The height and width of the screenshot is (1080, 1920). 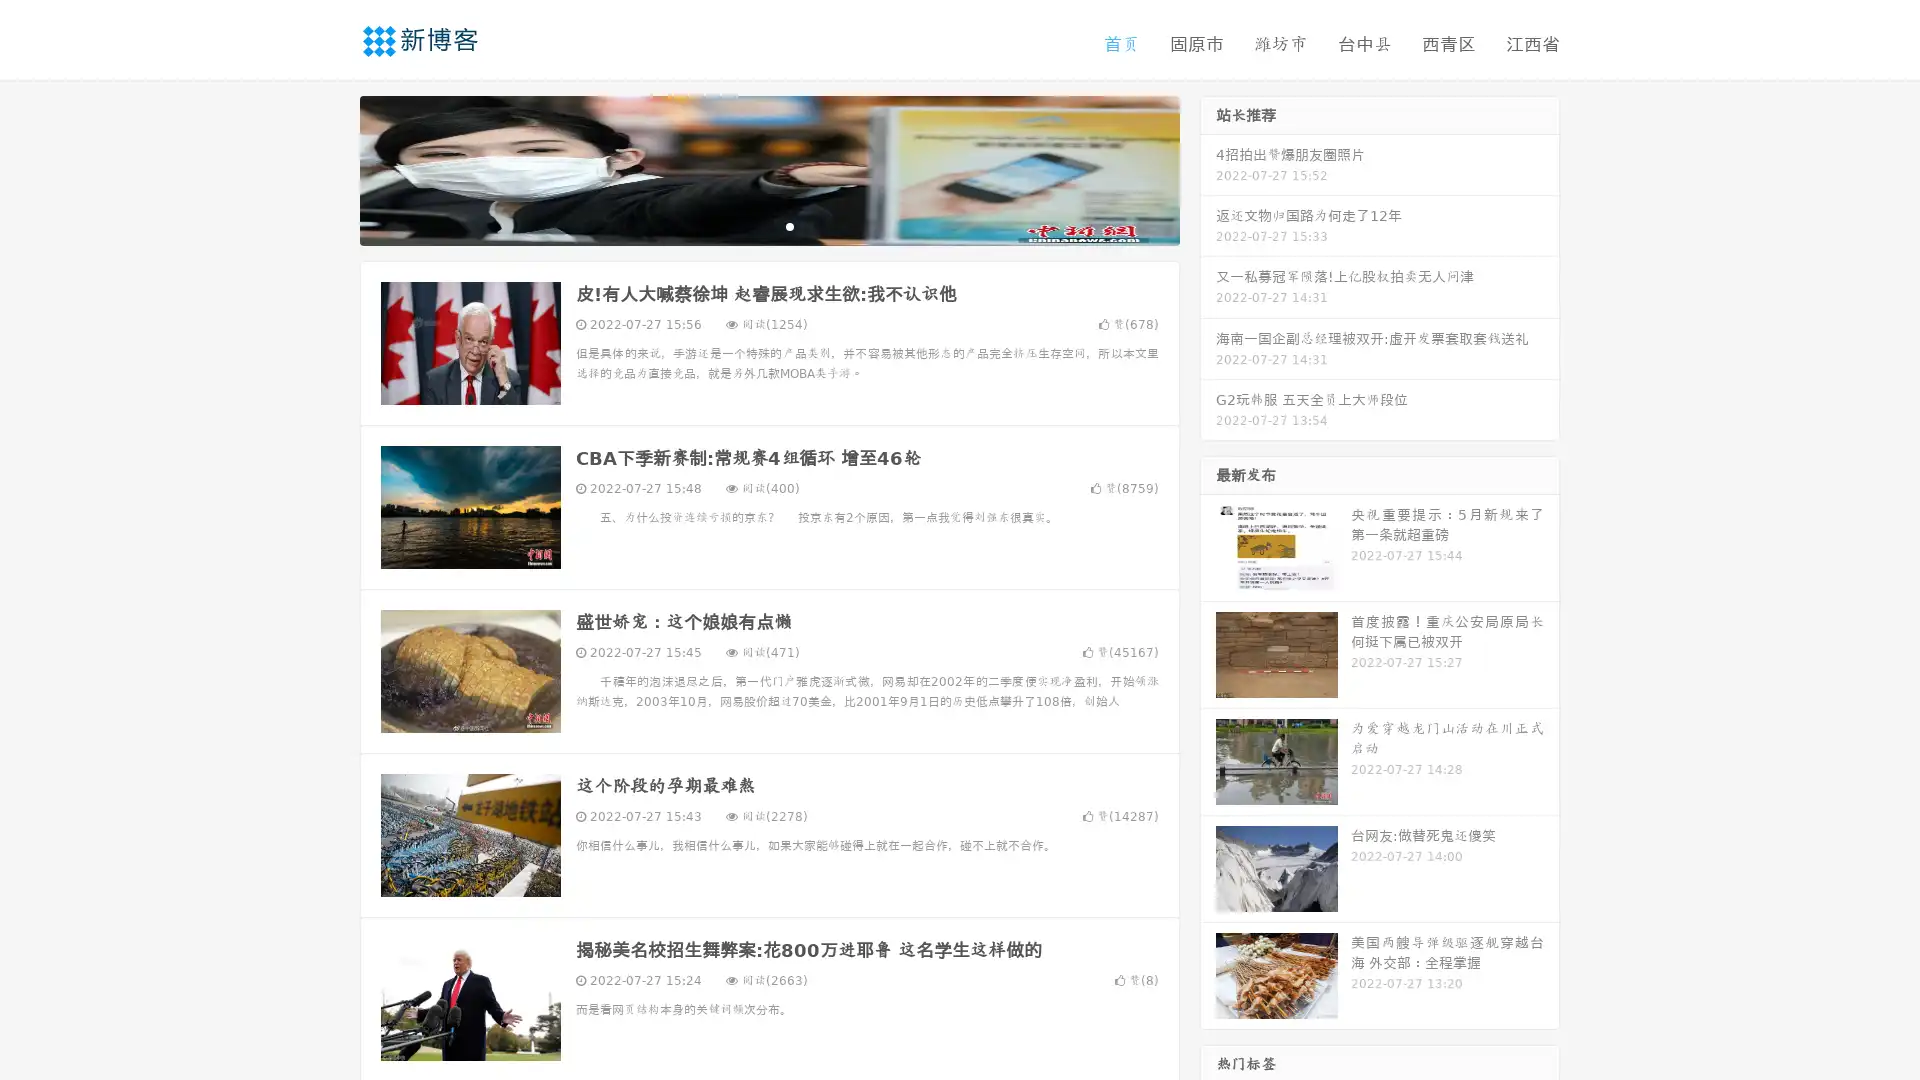 What do you see at coordinates (1208, 168) in the screenshot?
I see `Next slide` at bounding box center [1208, 168].